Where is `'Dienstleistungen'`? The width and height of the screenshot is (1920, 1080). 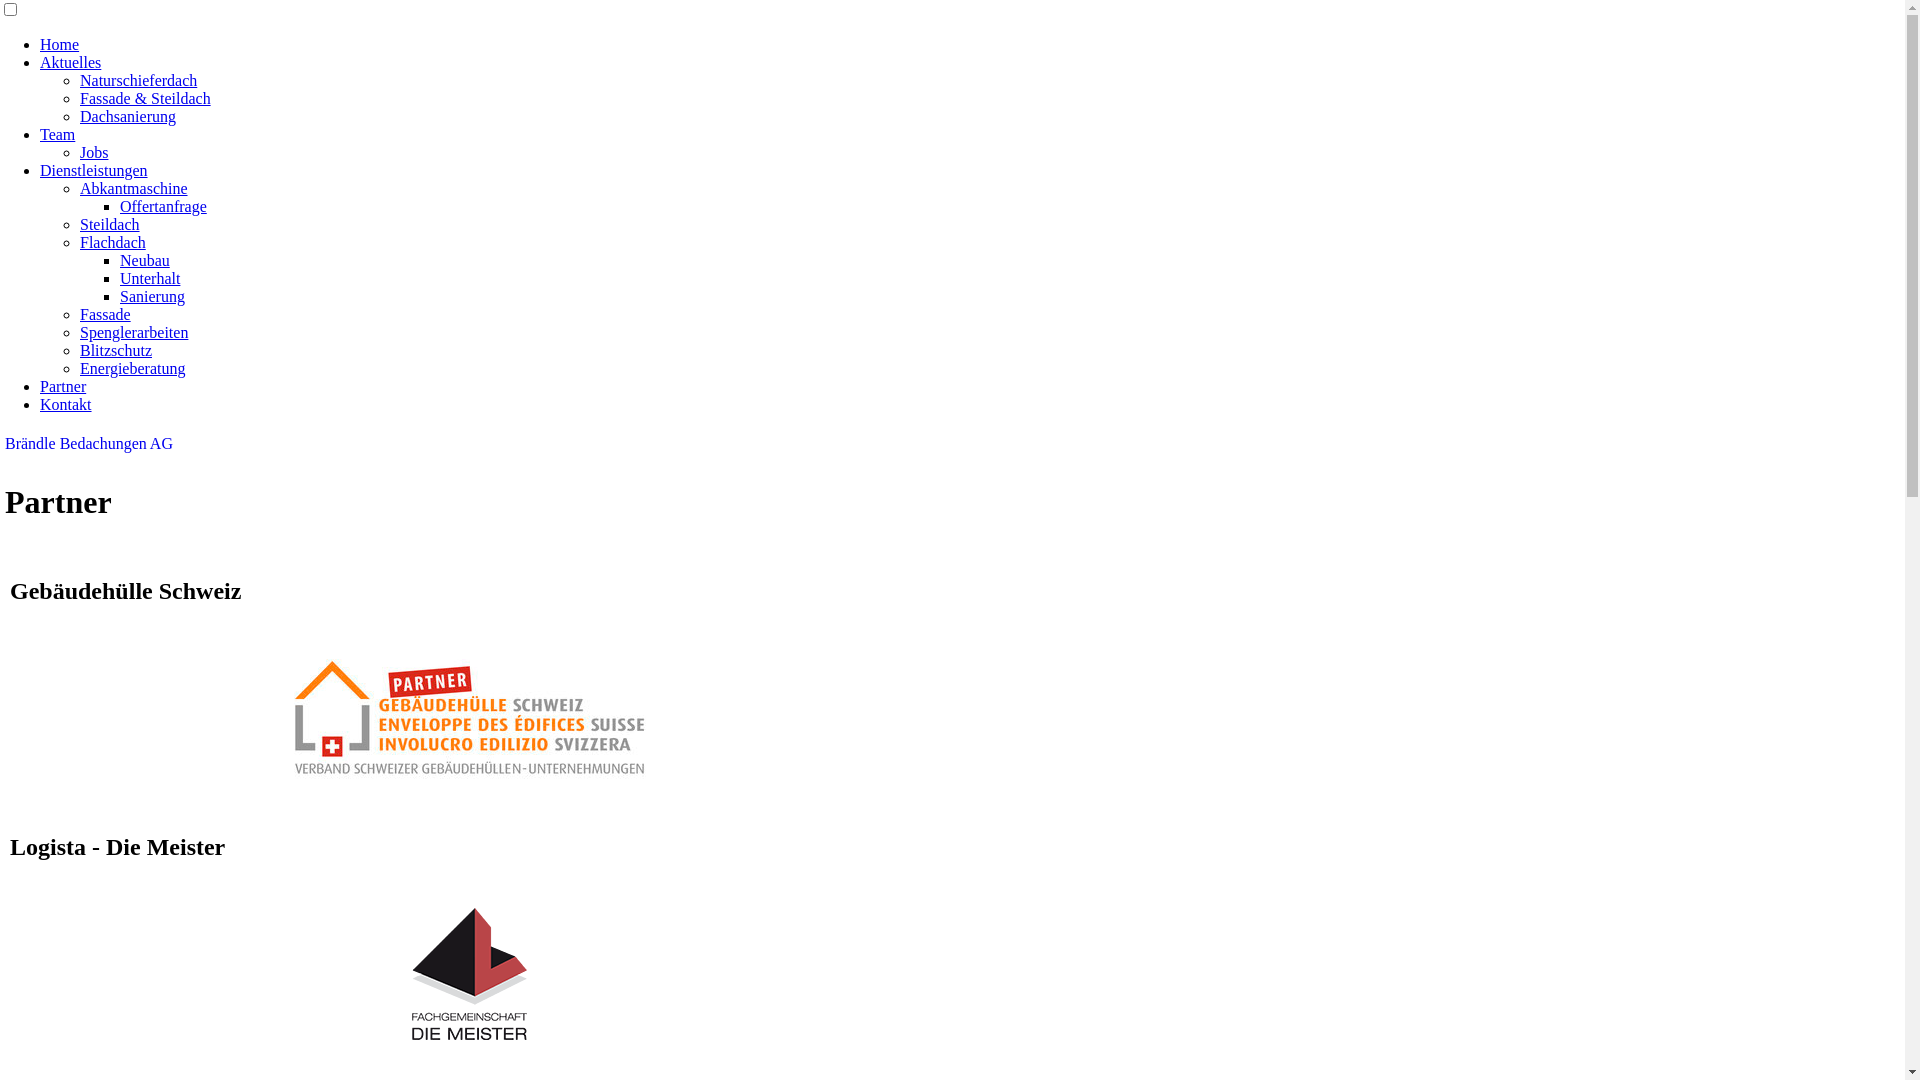 'Dienstleistungen' is located at coordinates (93, 169).